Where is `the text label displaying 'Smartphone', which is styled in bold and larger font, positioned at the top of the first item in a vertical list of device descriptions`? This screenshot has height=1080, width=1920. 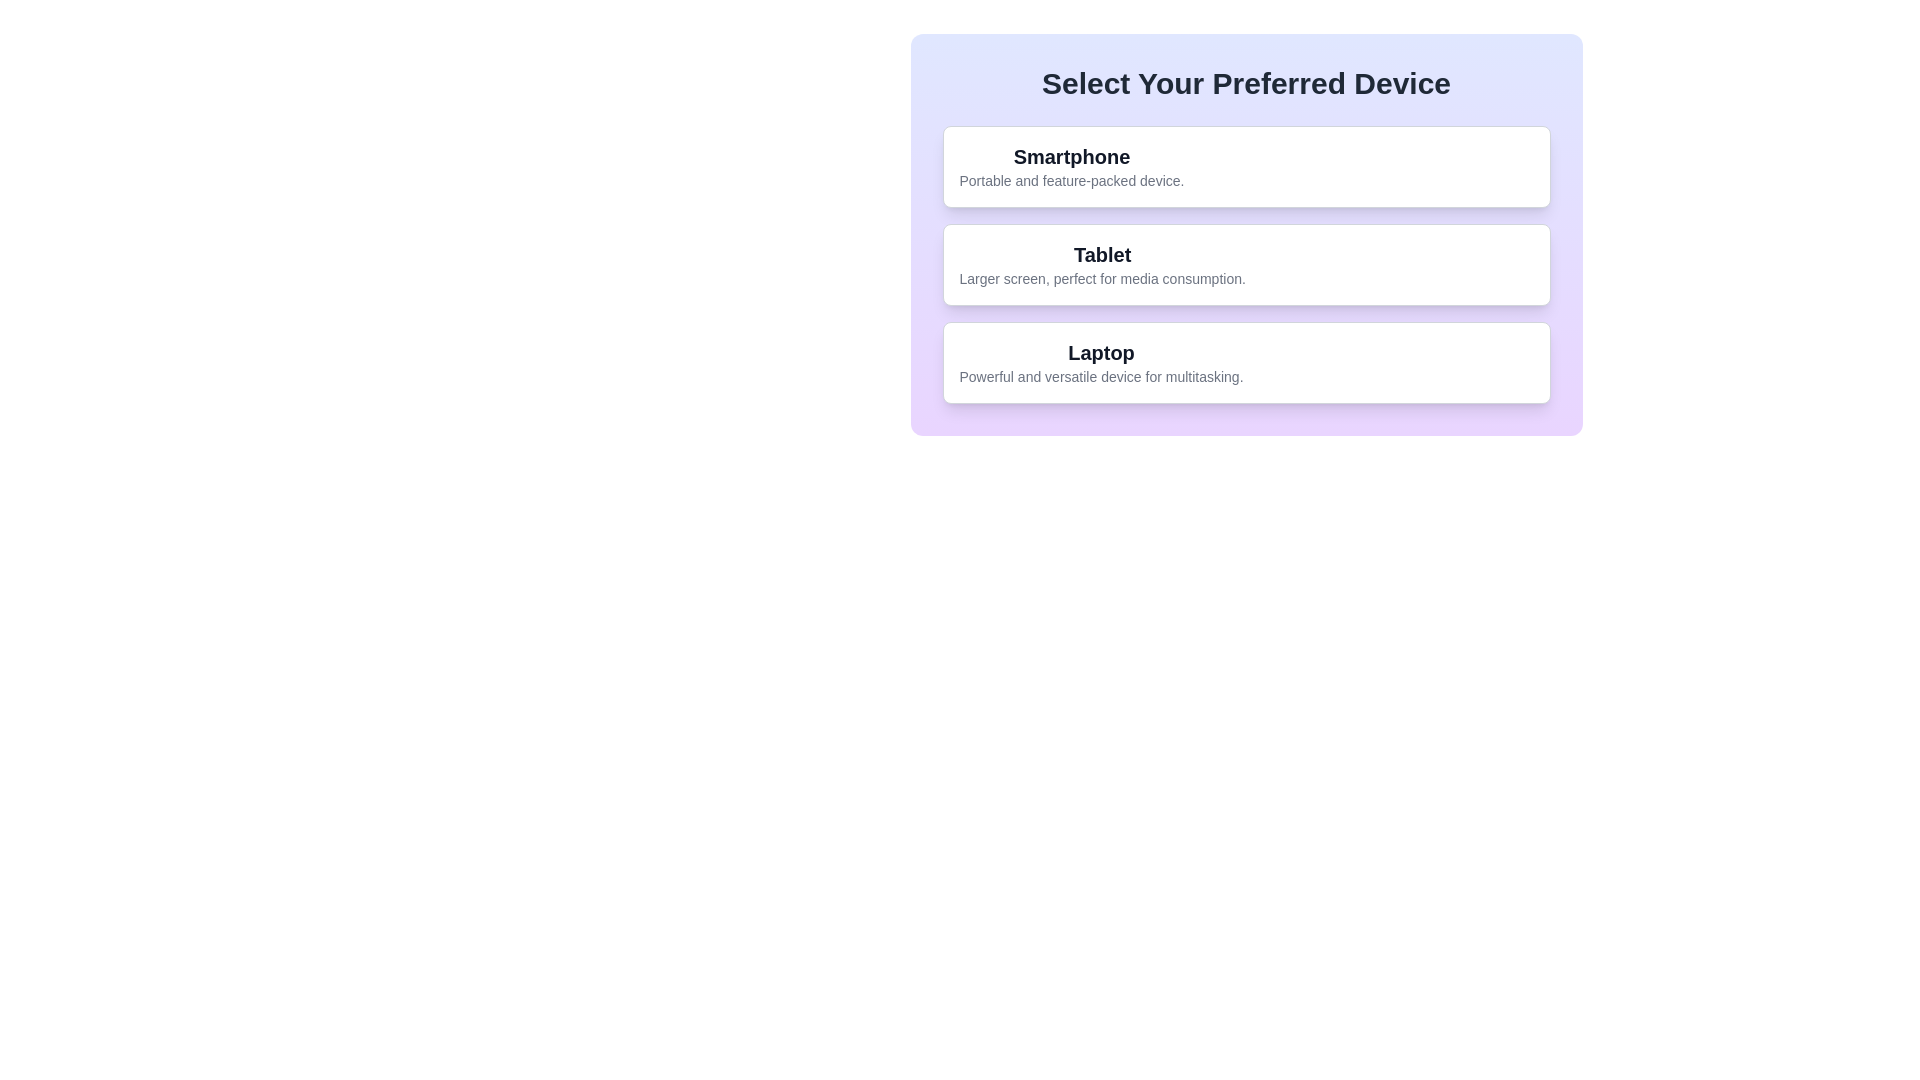
the text label displaying 'Smartphone', which is styled in bold and larger font, positioned at the top of the first item in a vertical list of device descriptions is located at coordinates (1070, 156).